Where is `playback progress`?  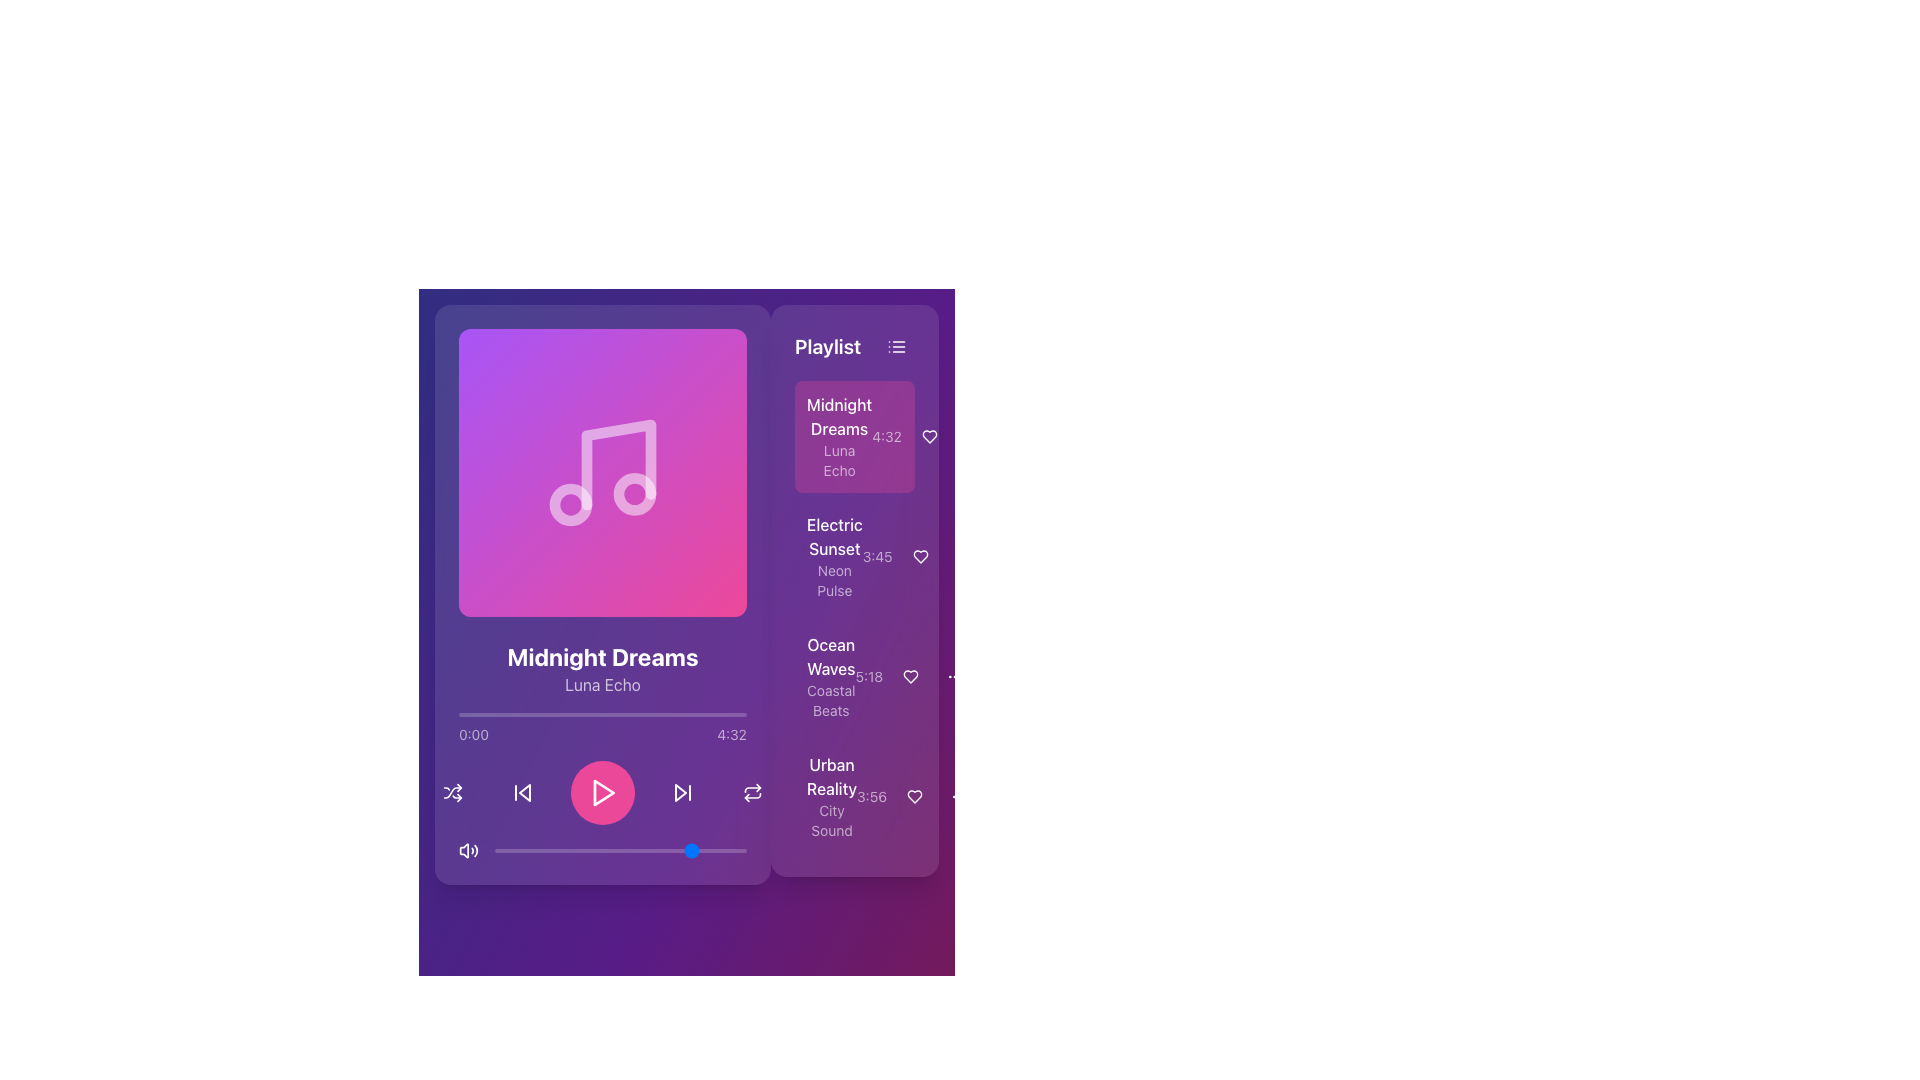 playback progress is located at coordinates (658, 851).